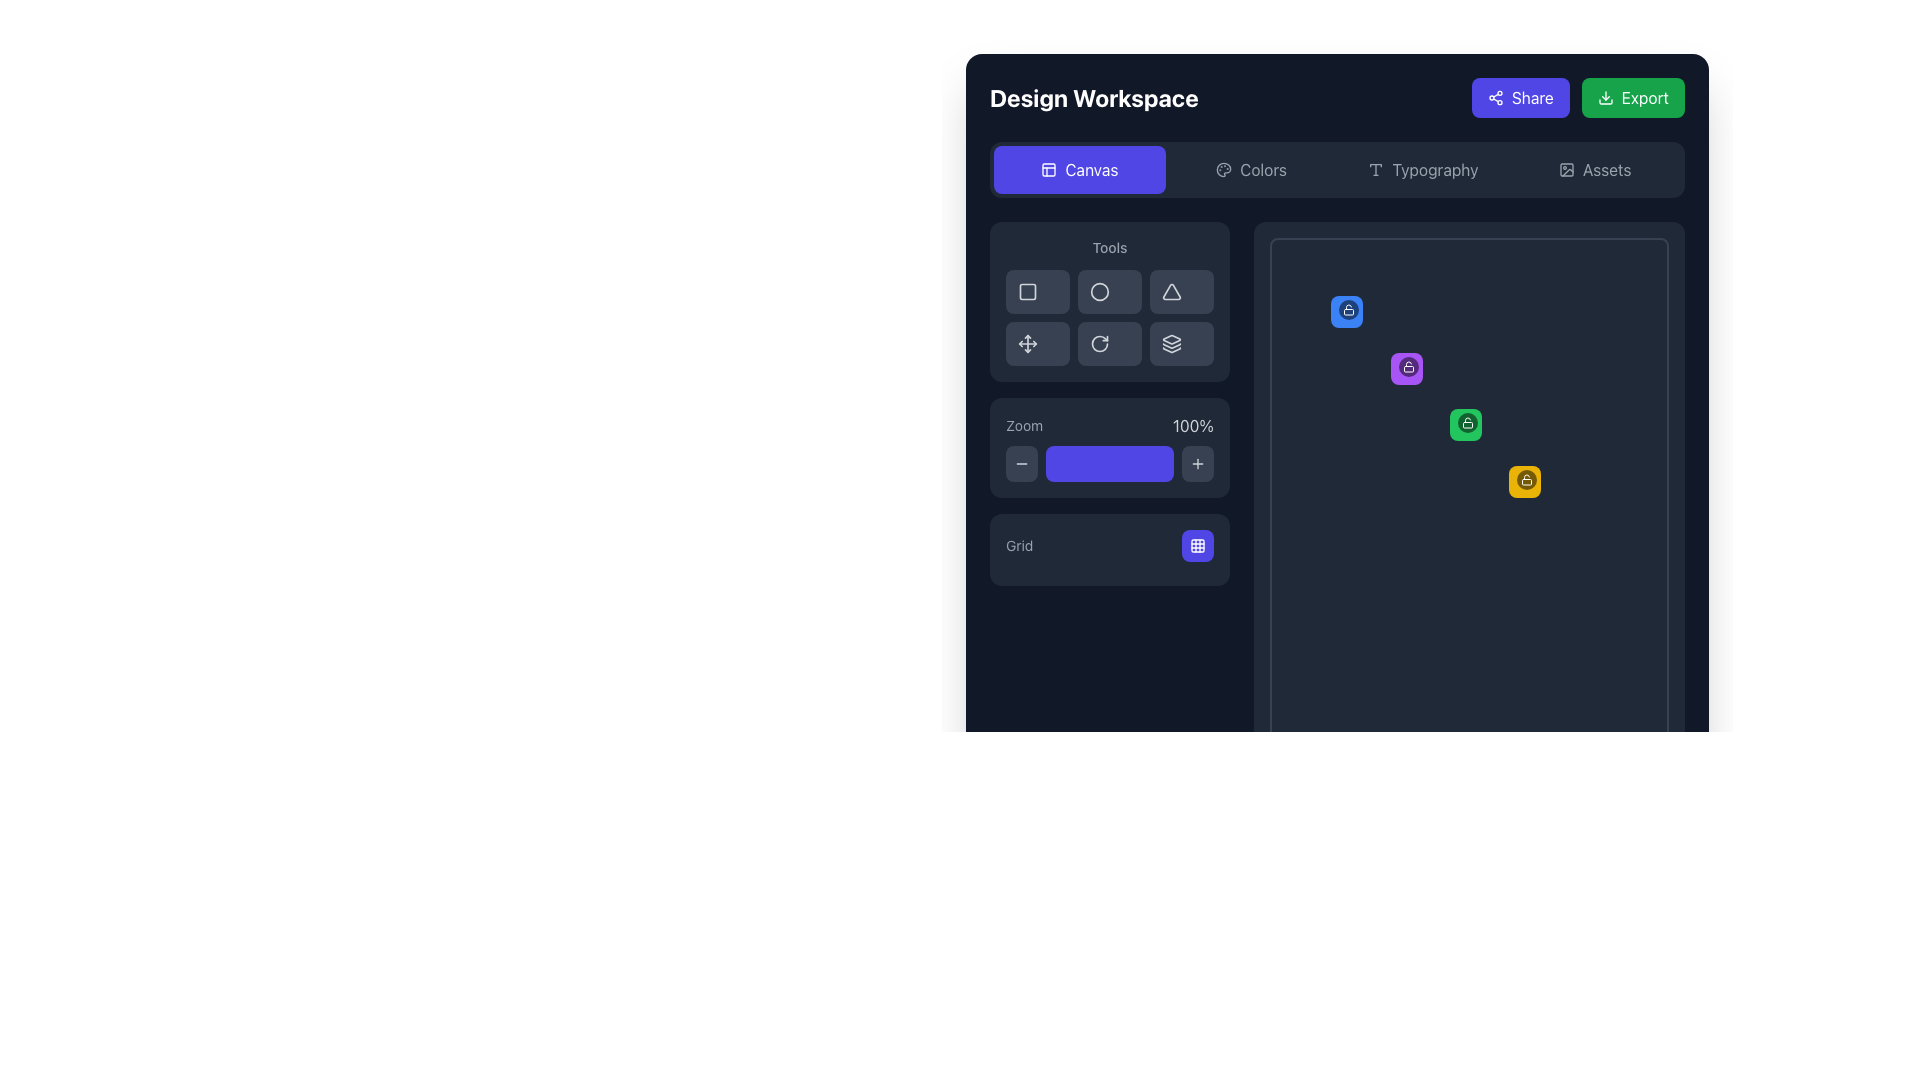 This screenshot has width=1920, height=1080. What do you see at coordinates (1198, 463) in the screenshot?
I see `the square-shaped button with a dark gray background and a '+' icon` at bounding box center [1198, 463].